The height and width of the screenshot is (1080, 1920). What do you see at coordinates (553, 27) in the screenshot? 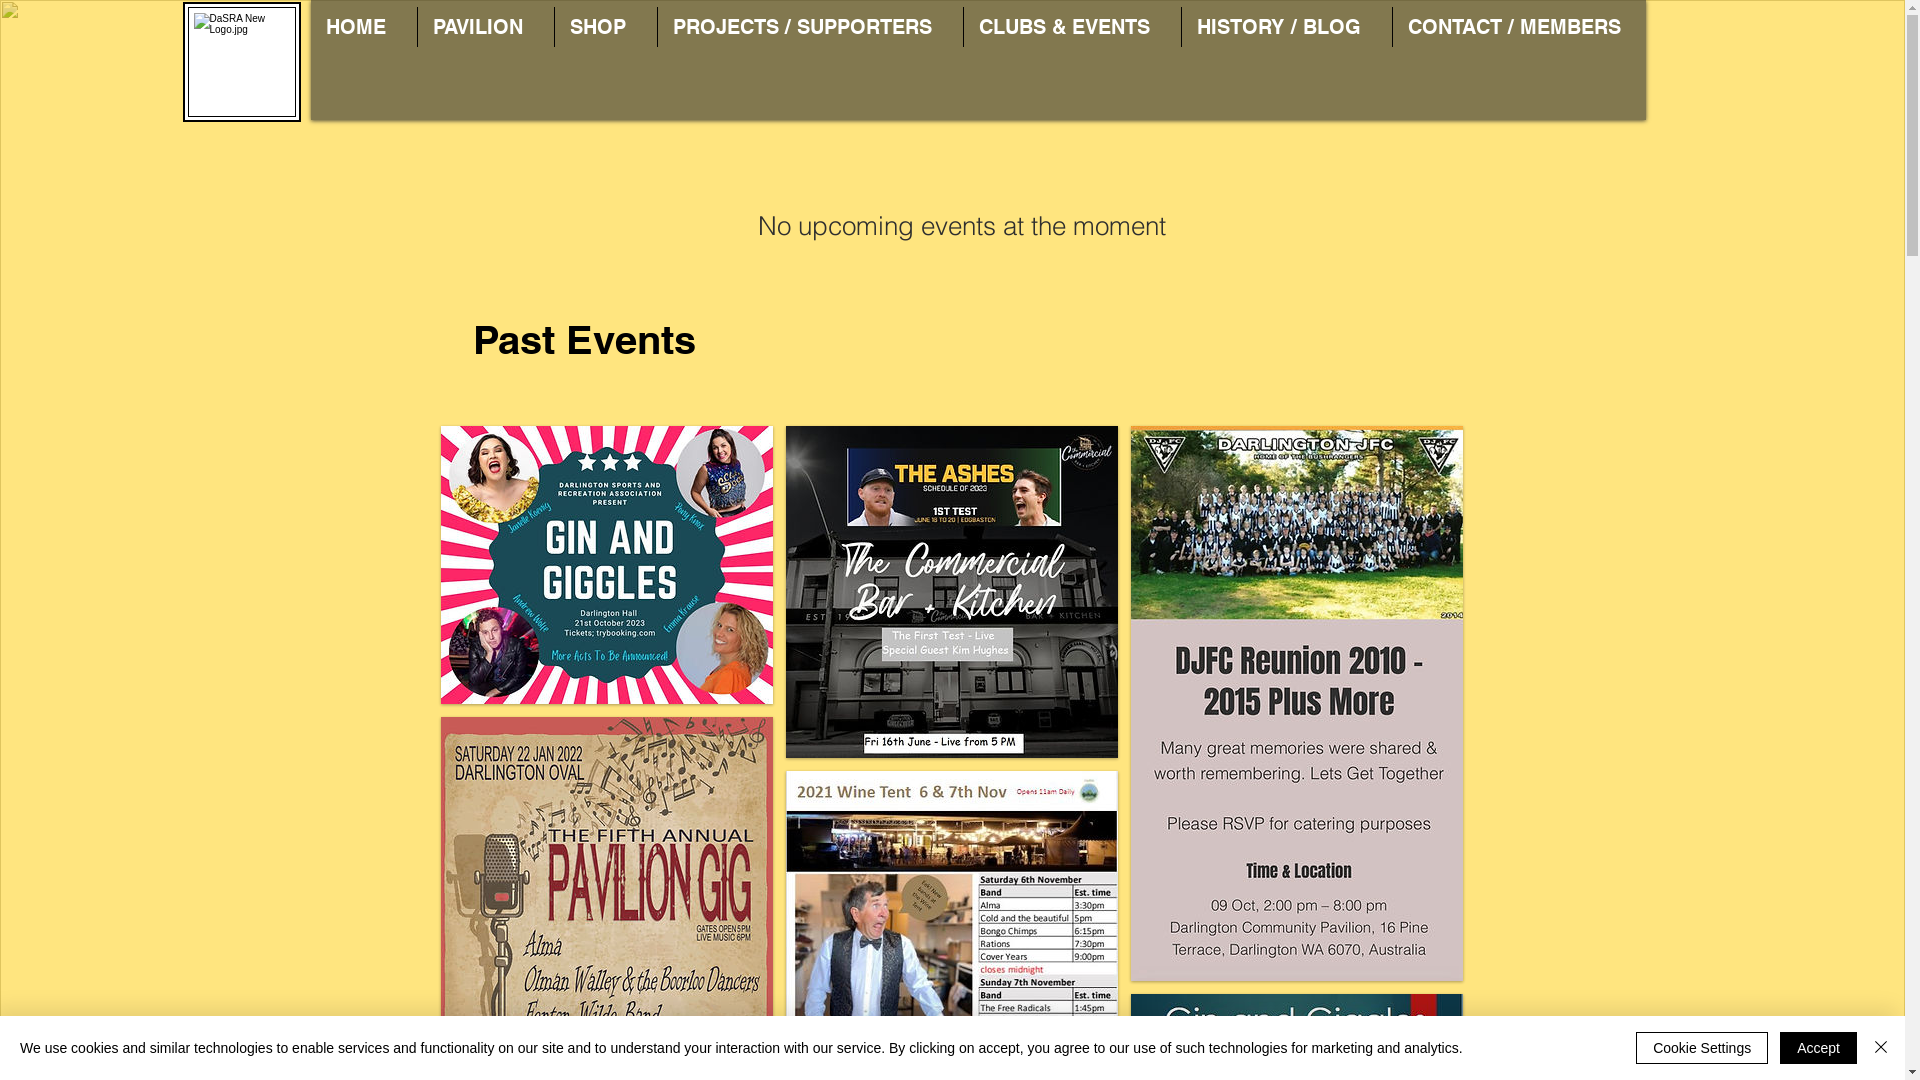
I see `'SHOP'` at bounding box center [553, 27].